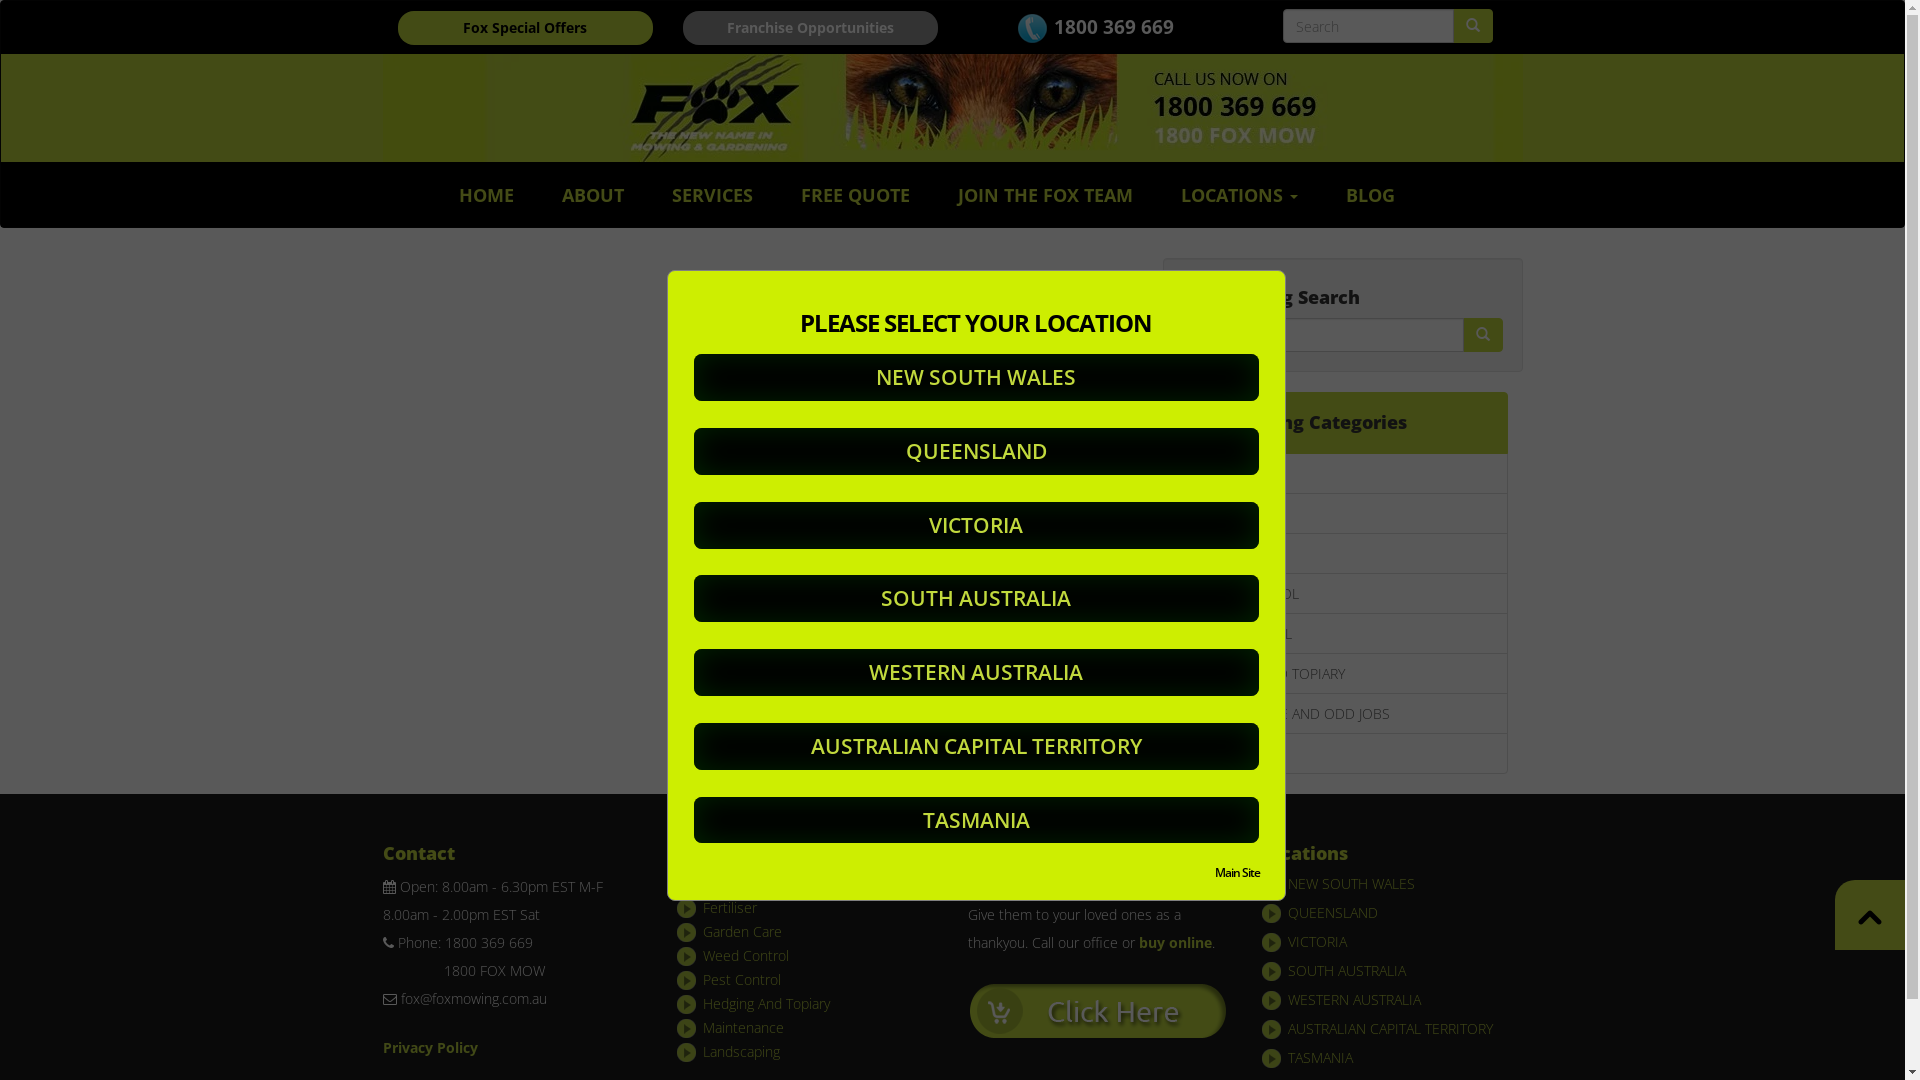 The width and height of the screenshot is (1920, 1080). I want to click on 'BLOG', so click(1369, 195).